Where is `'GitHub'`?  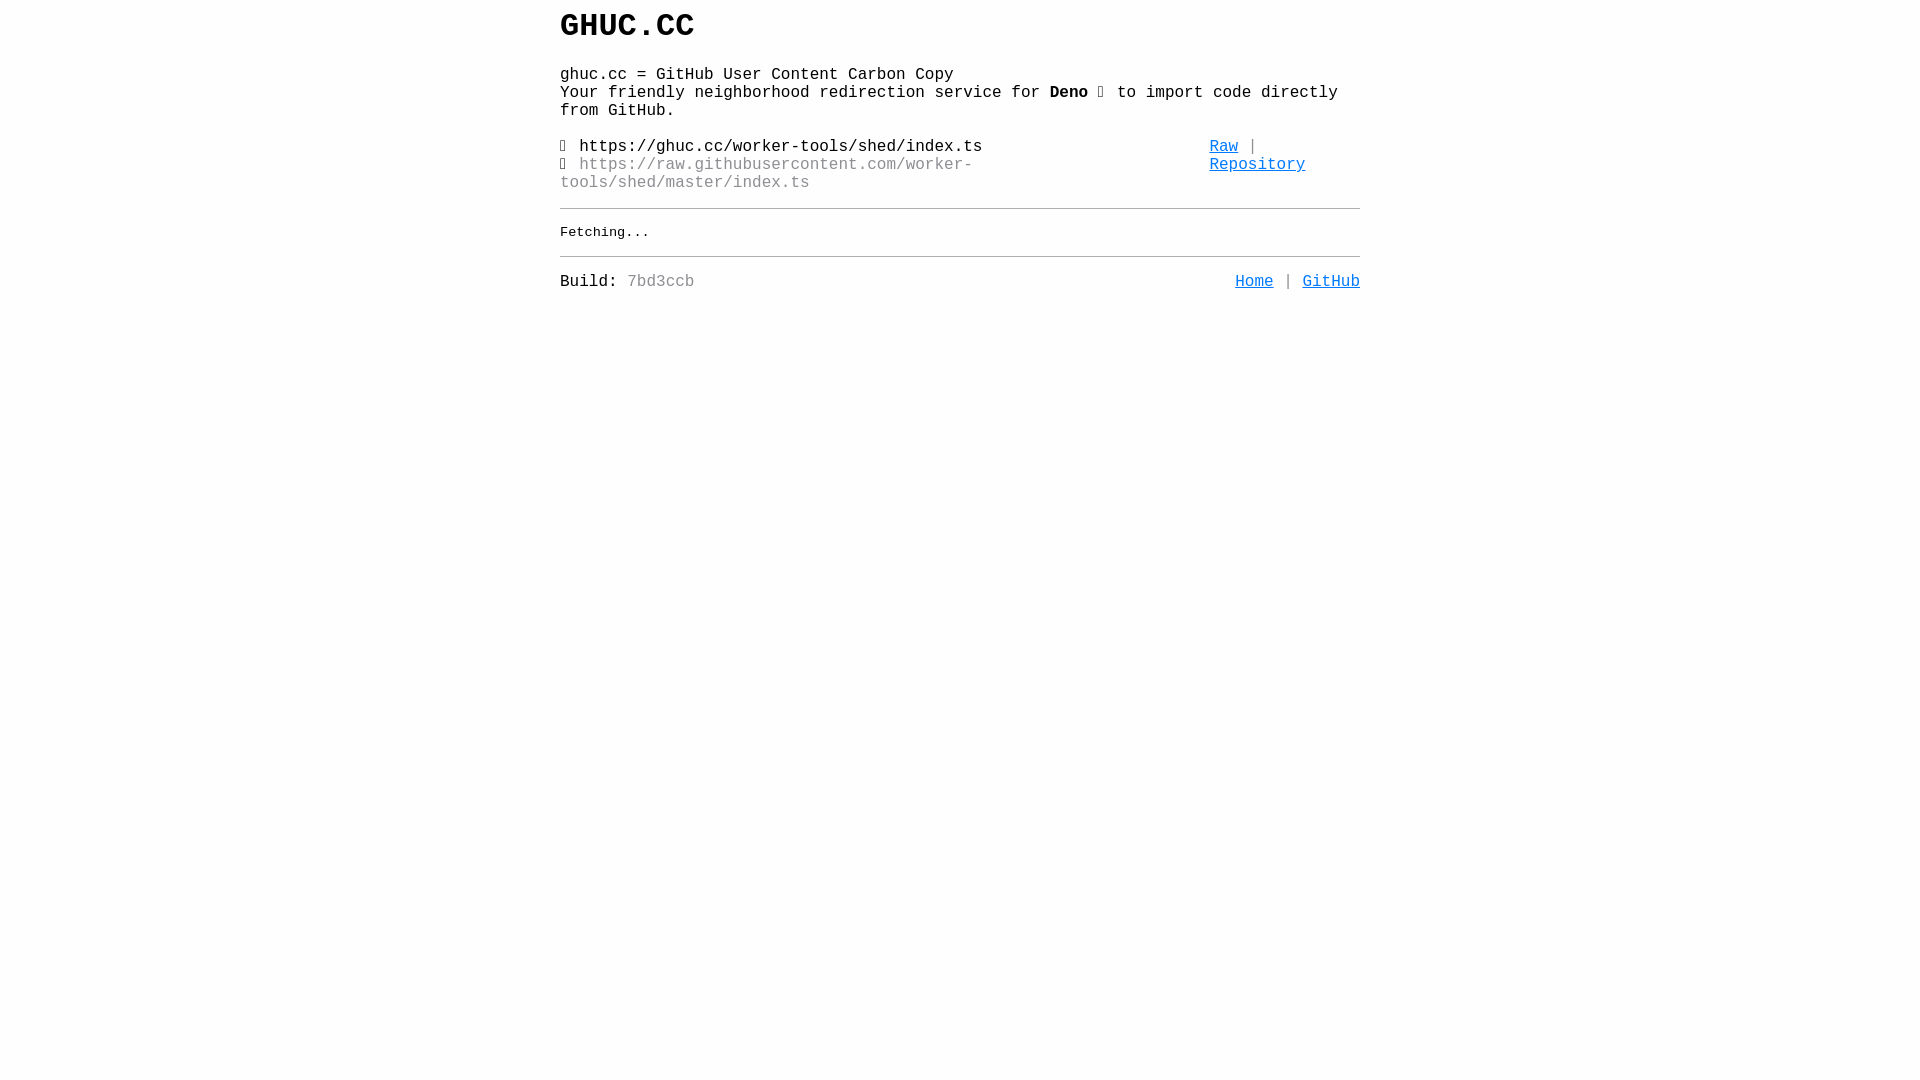
'GitHub' is located at coordinates (1301, 281).